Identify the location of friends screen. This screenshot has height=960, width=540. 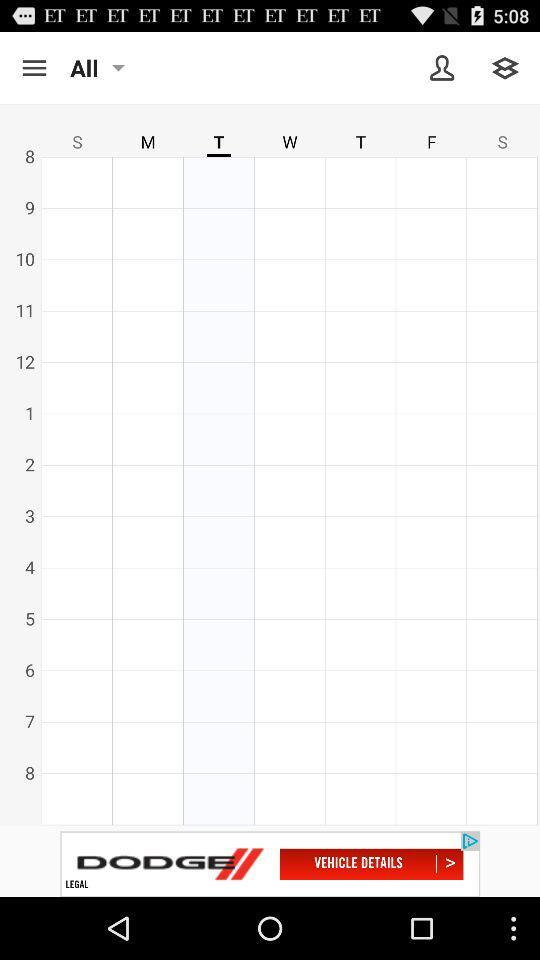
(442, 68).